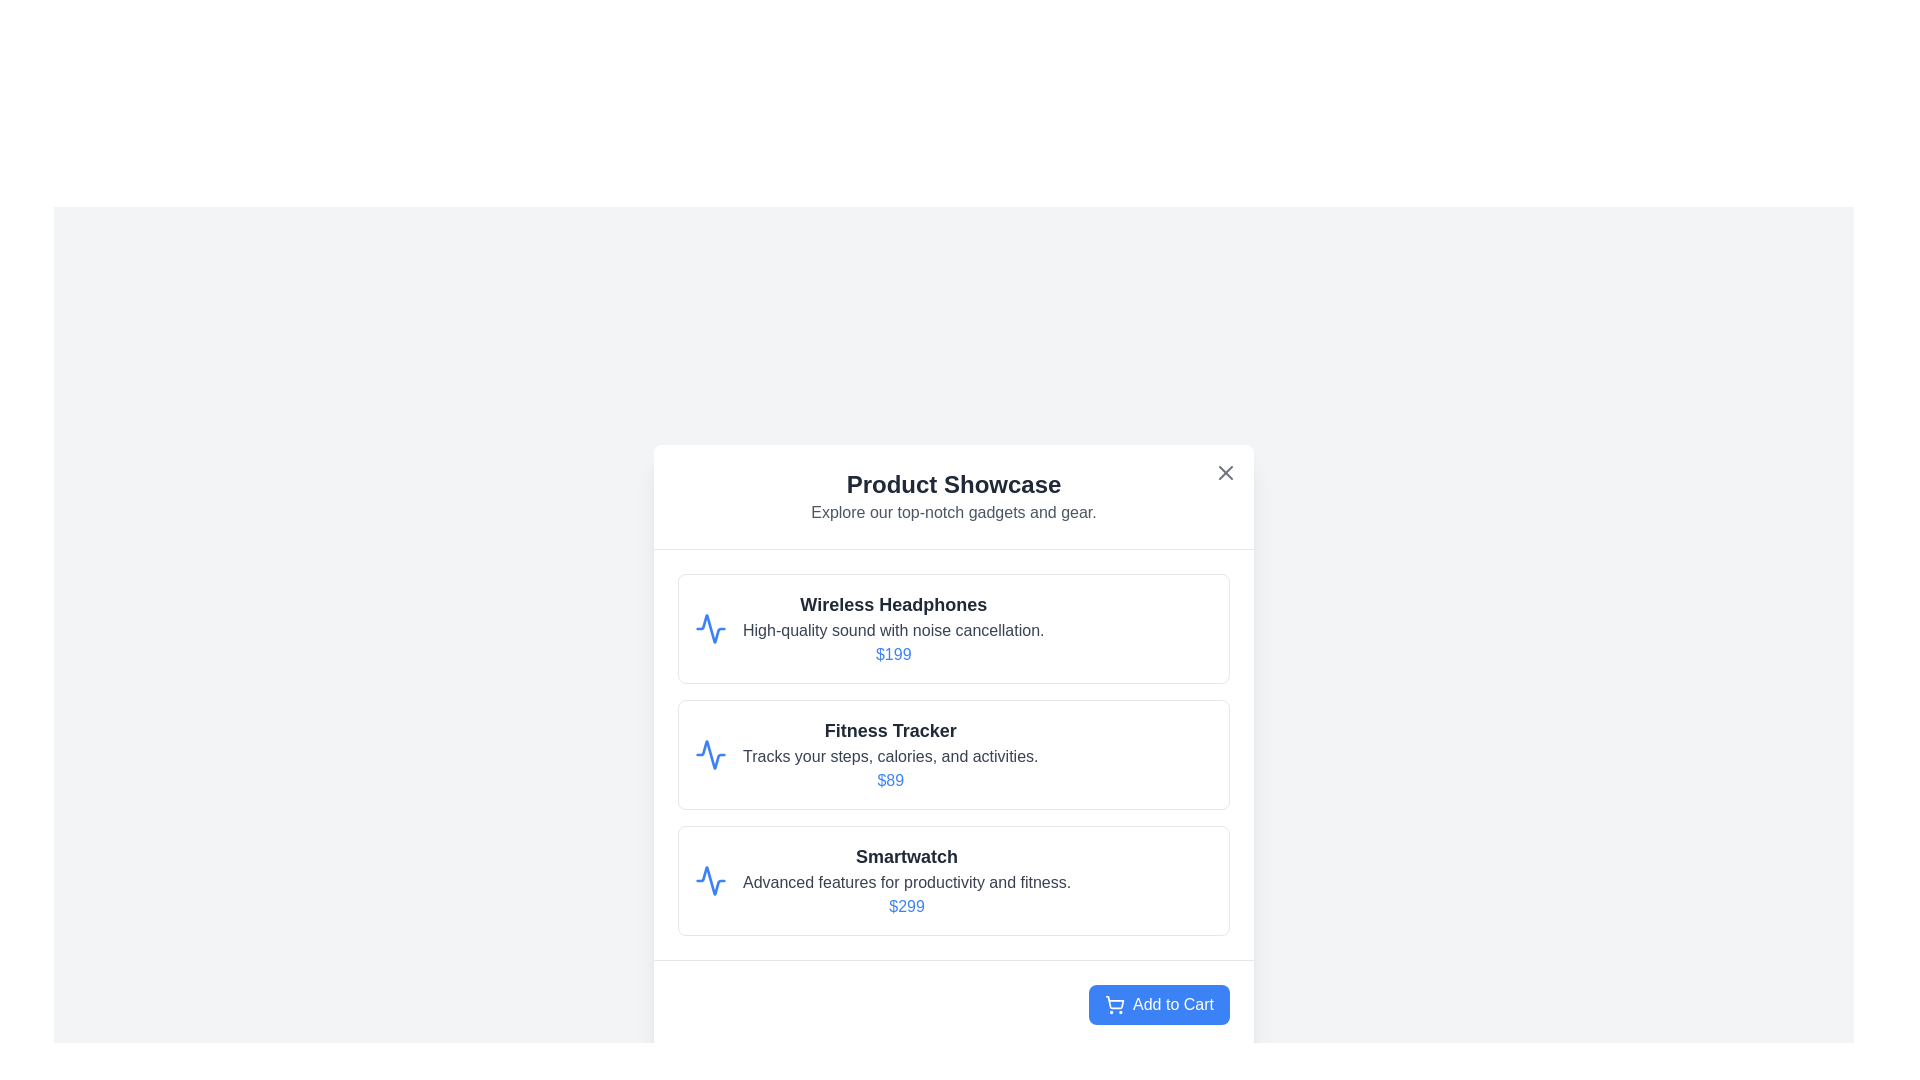 The height and width of the screenshot is (1080, 1920). Describe the element at coordinates (906, 879) in the screenshot. I see `the 'Smartwatch' product listing text block` at that location.